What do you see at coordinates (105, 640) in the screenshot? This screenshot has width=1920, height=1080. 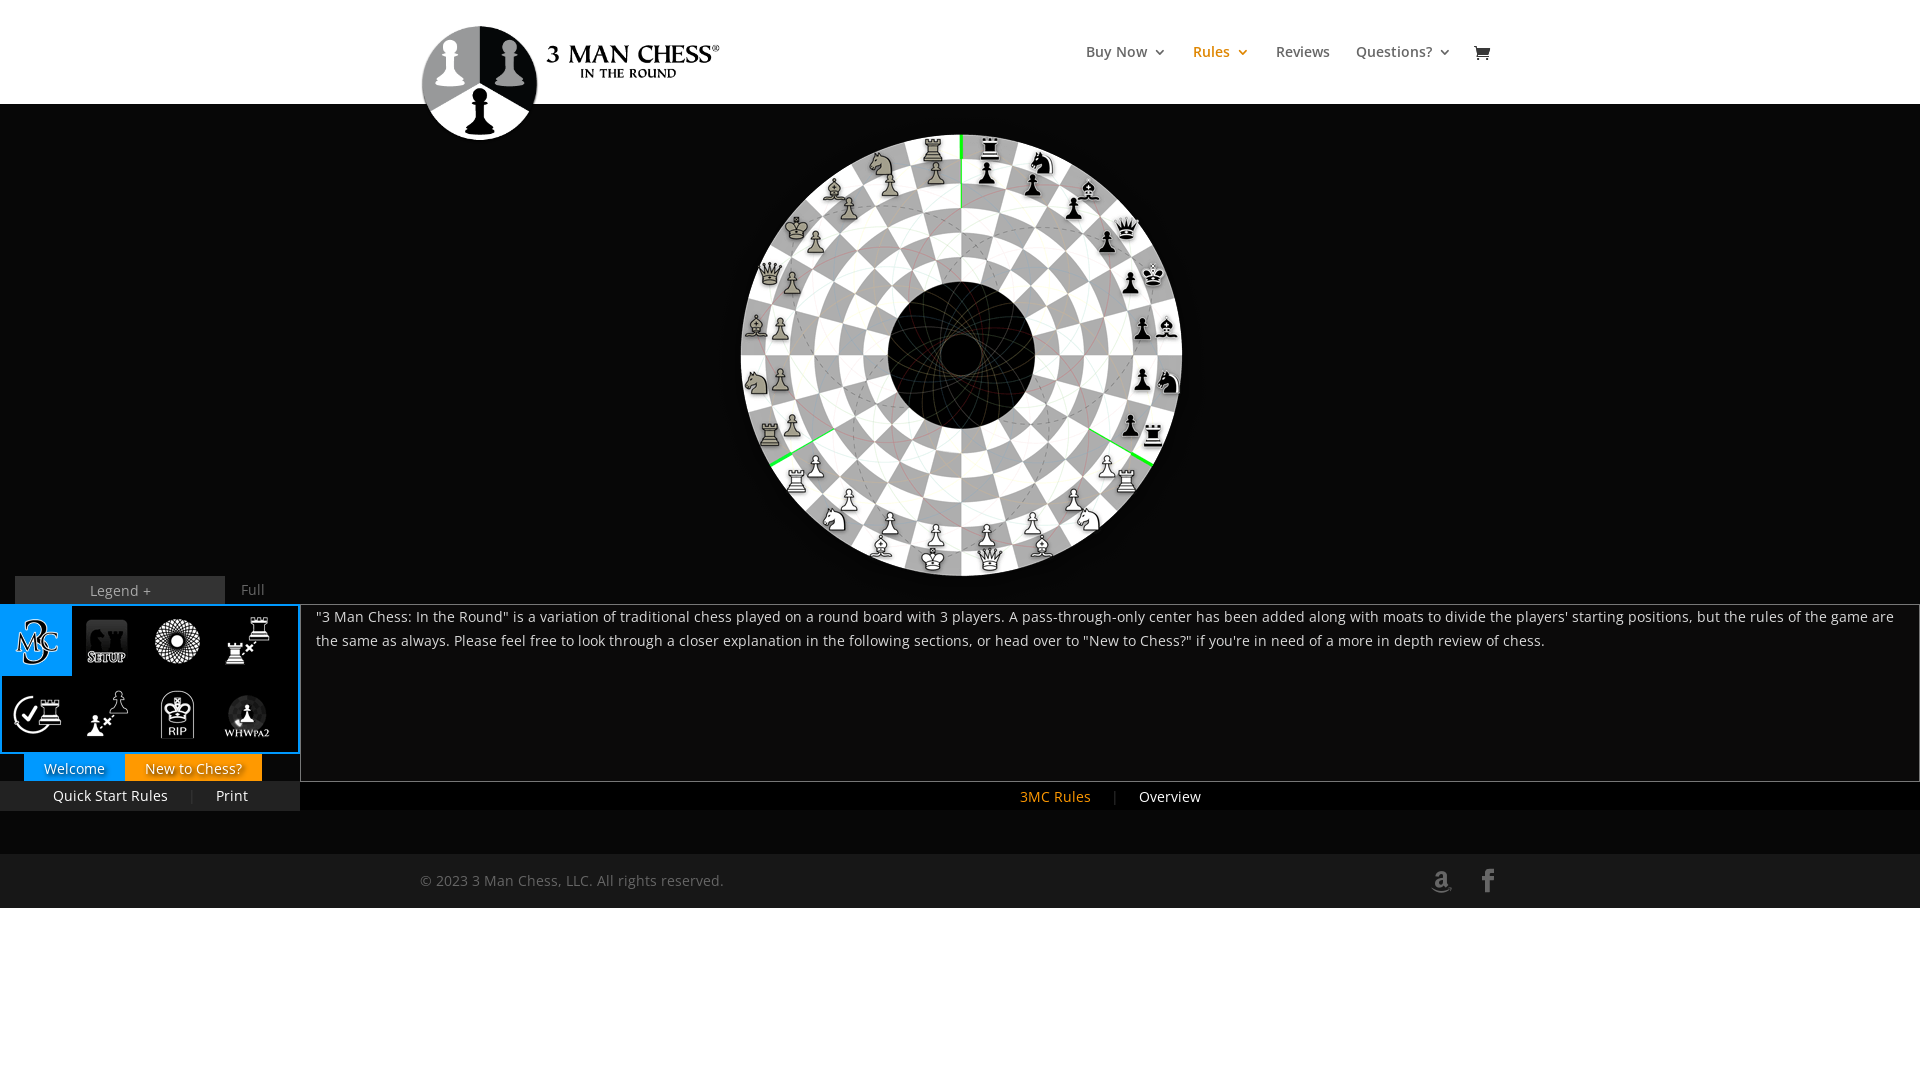 I see `'Setup'` at bounding box center [105, 640].